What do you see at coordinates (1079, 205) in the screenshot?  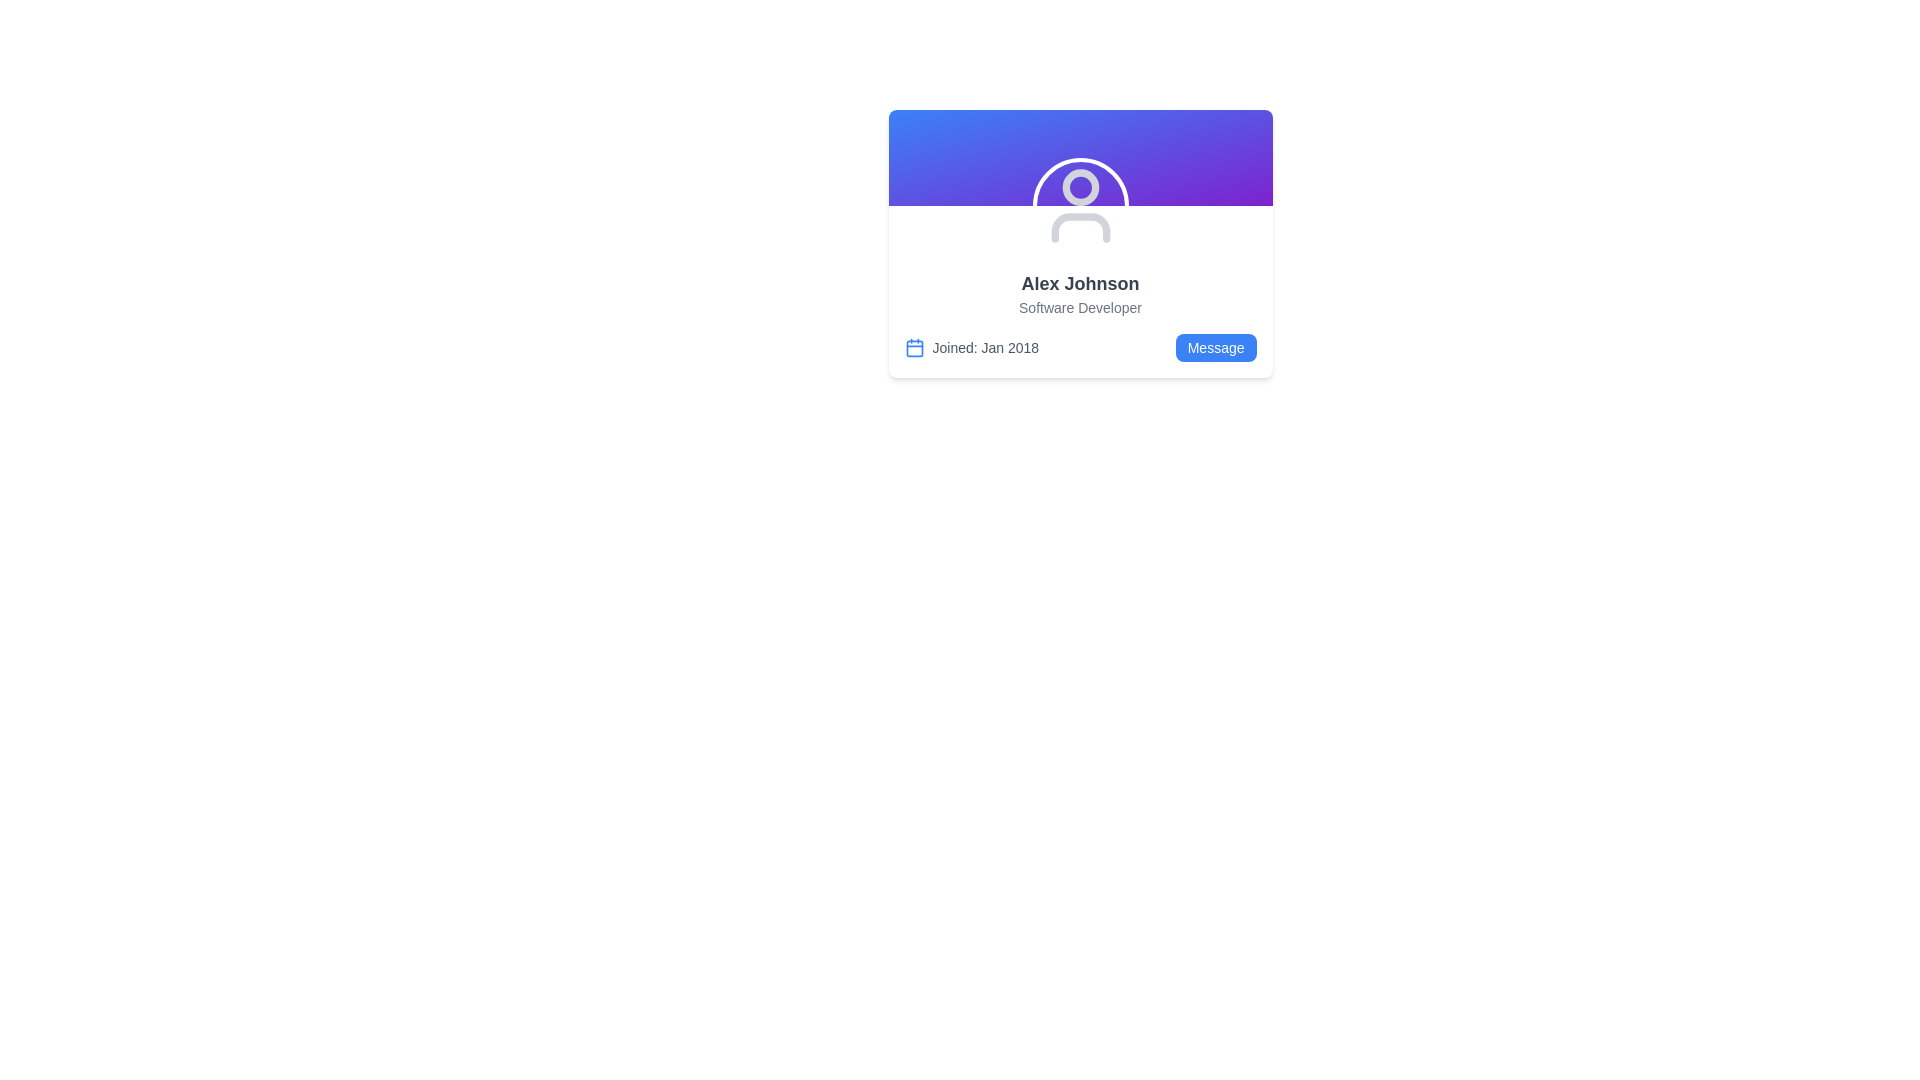 I see `the profile avatar placeholder, which is centrally located above the user's name within the profile card component` at bounding box center [1079, 205].